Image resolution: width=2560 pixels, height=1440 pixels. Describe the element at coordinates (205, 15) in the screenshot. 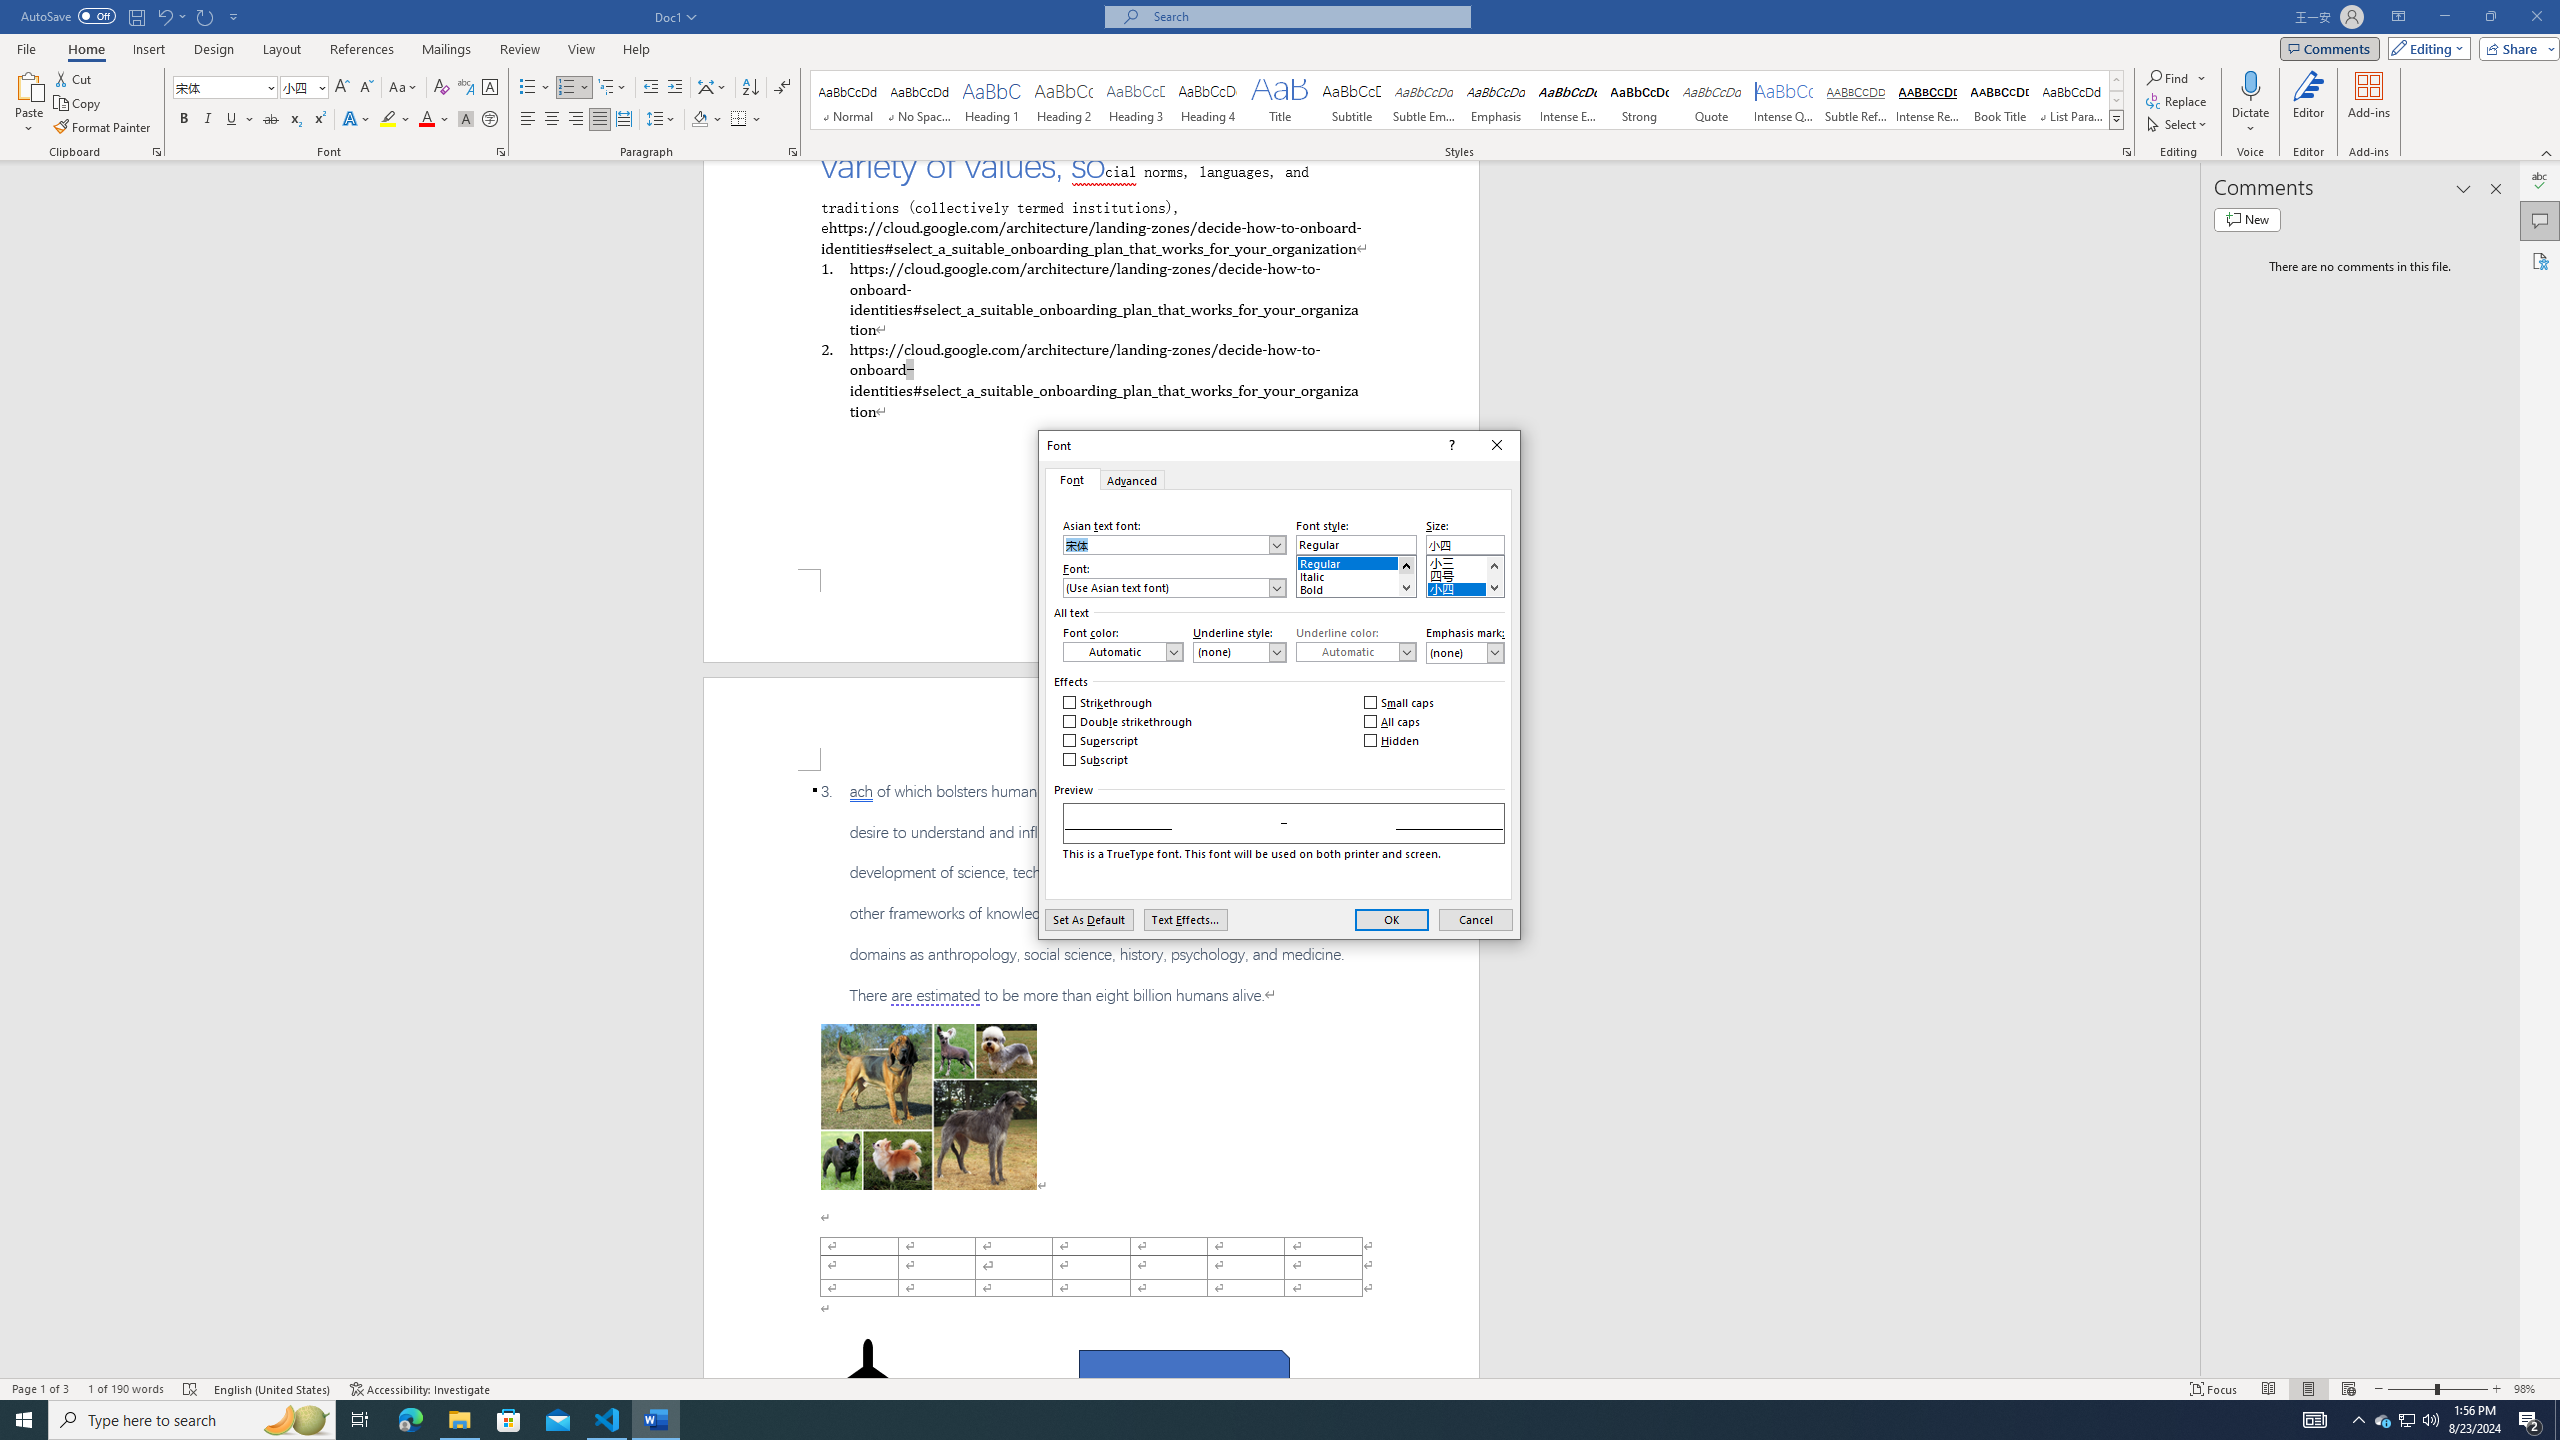

I see `'Repeat Style'` at that location.